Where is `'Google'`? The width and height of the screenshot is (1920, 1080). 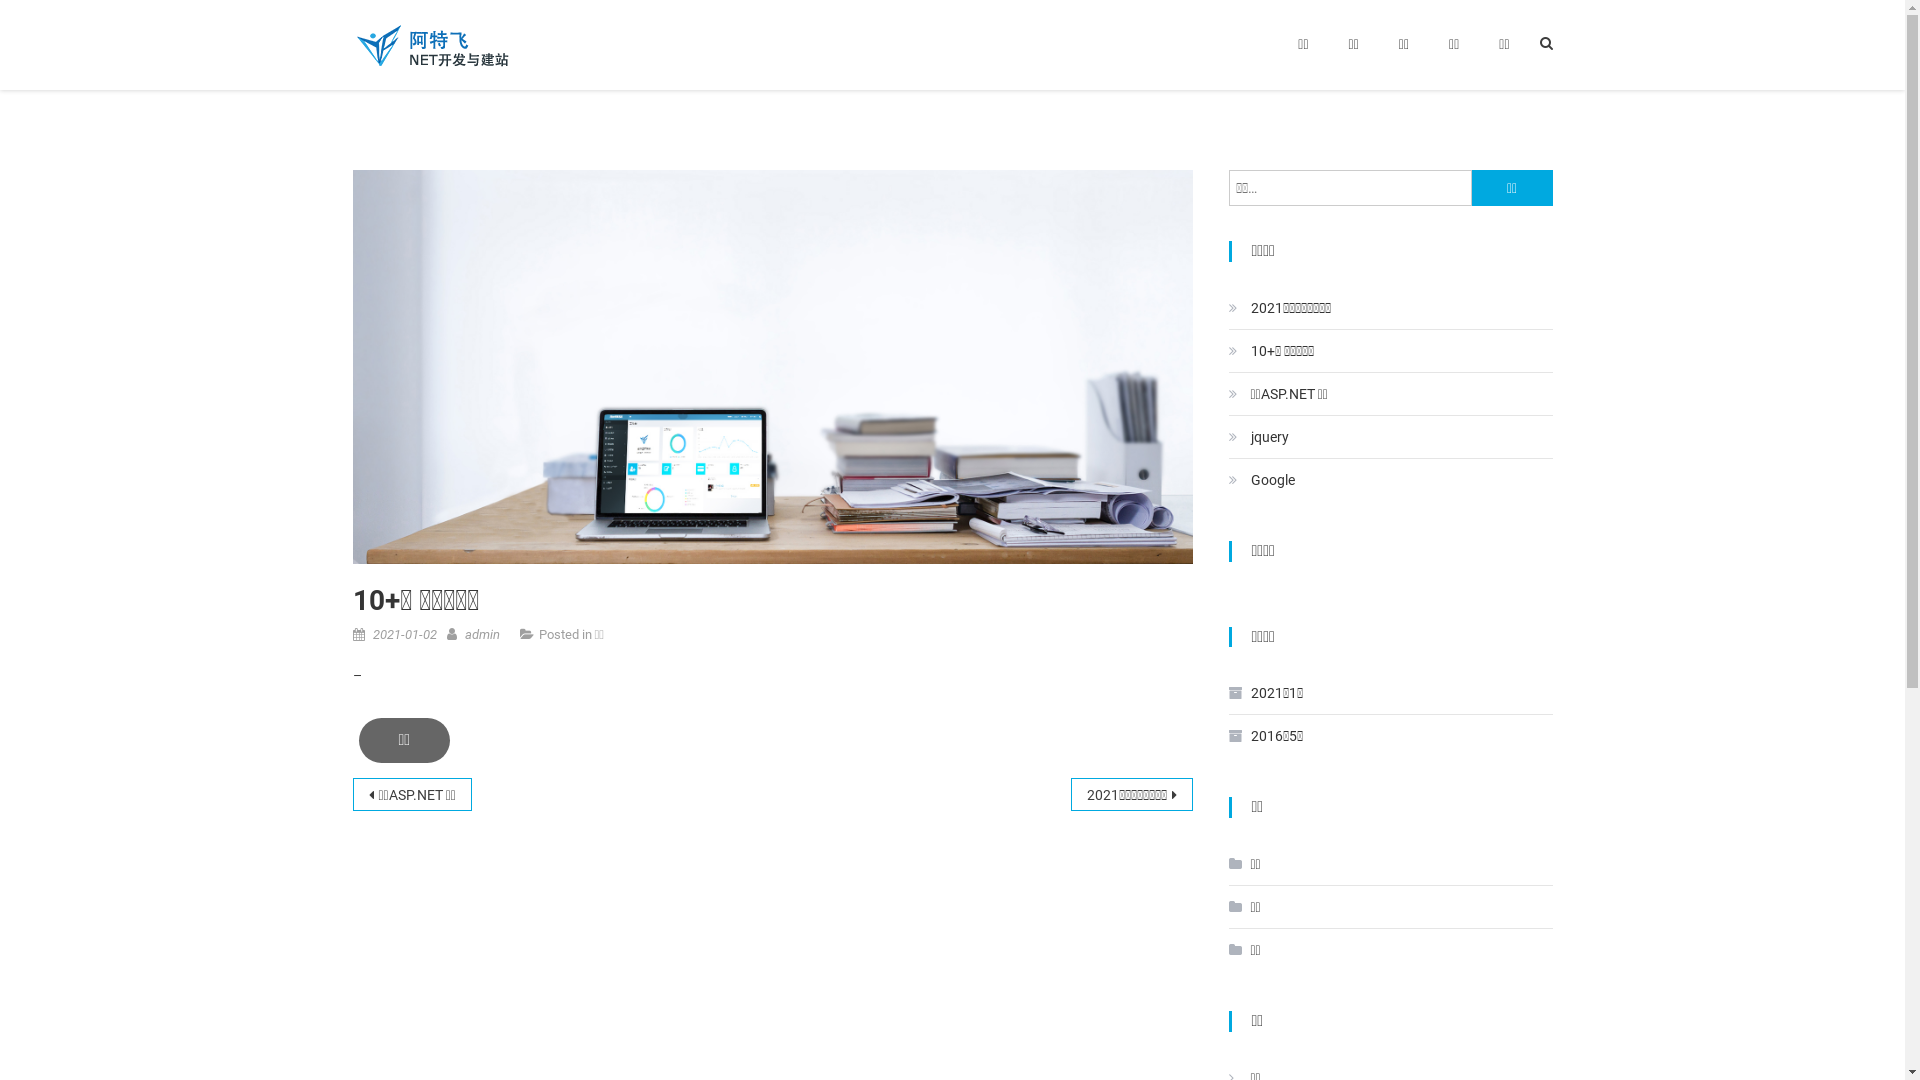 'Google' is located at coordinates (1260, 479).